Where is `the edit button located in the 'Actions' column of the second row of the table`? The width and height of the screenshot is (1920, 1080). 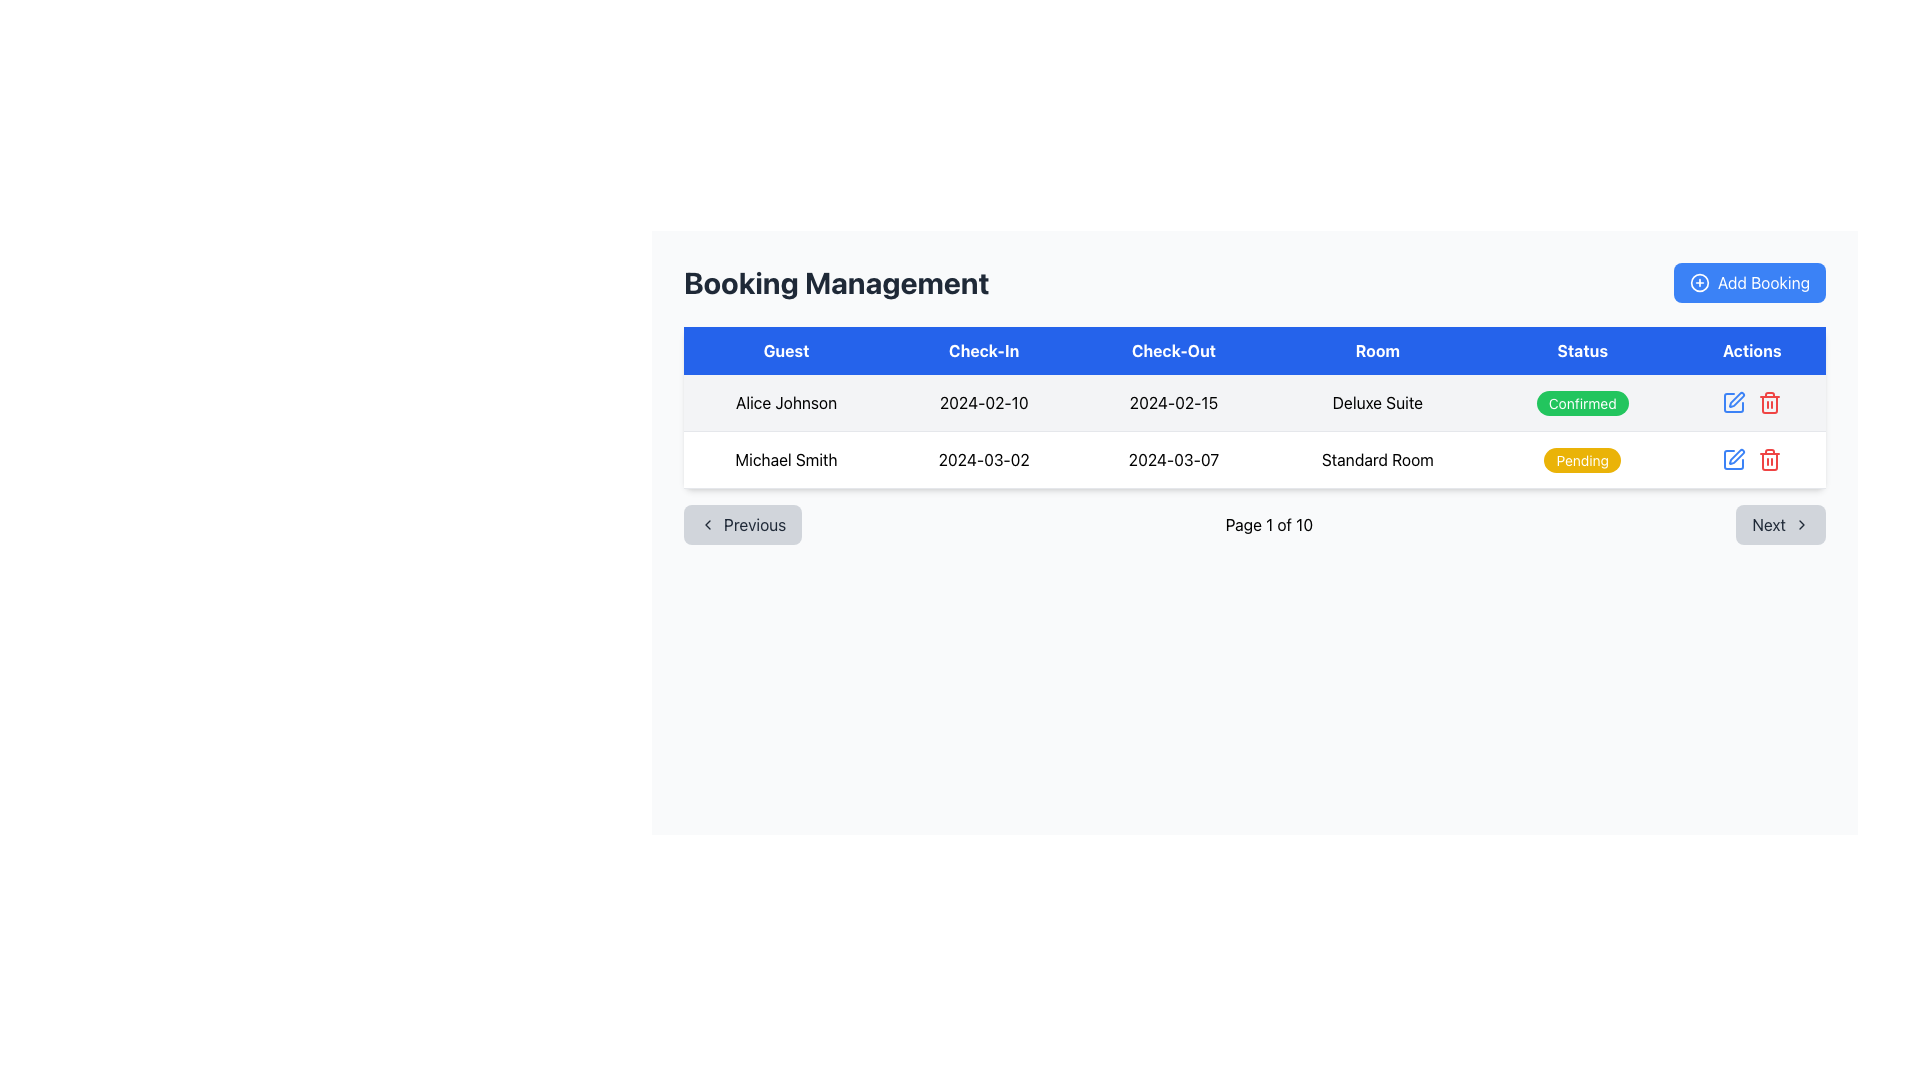 the edit button located in the 'Actions' column of the second row of the table is located at coordinates (1733, 459).